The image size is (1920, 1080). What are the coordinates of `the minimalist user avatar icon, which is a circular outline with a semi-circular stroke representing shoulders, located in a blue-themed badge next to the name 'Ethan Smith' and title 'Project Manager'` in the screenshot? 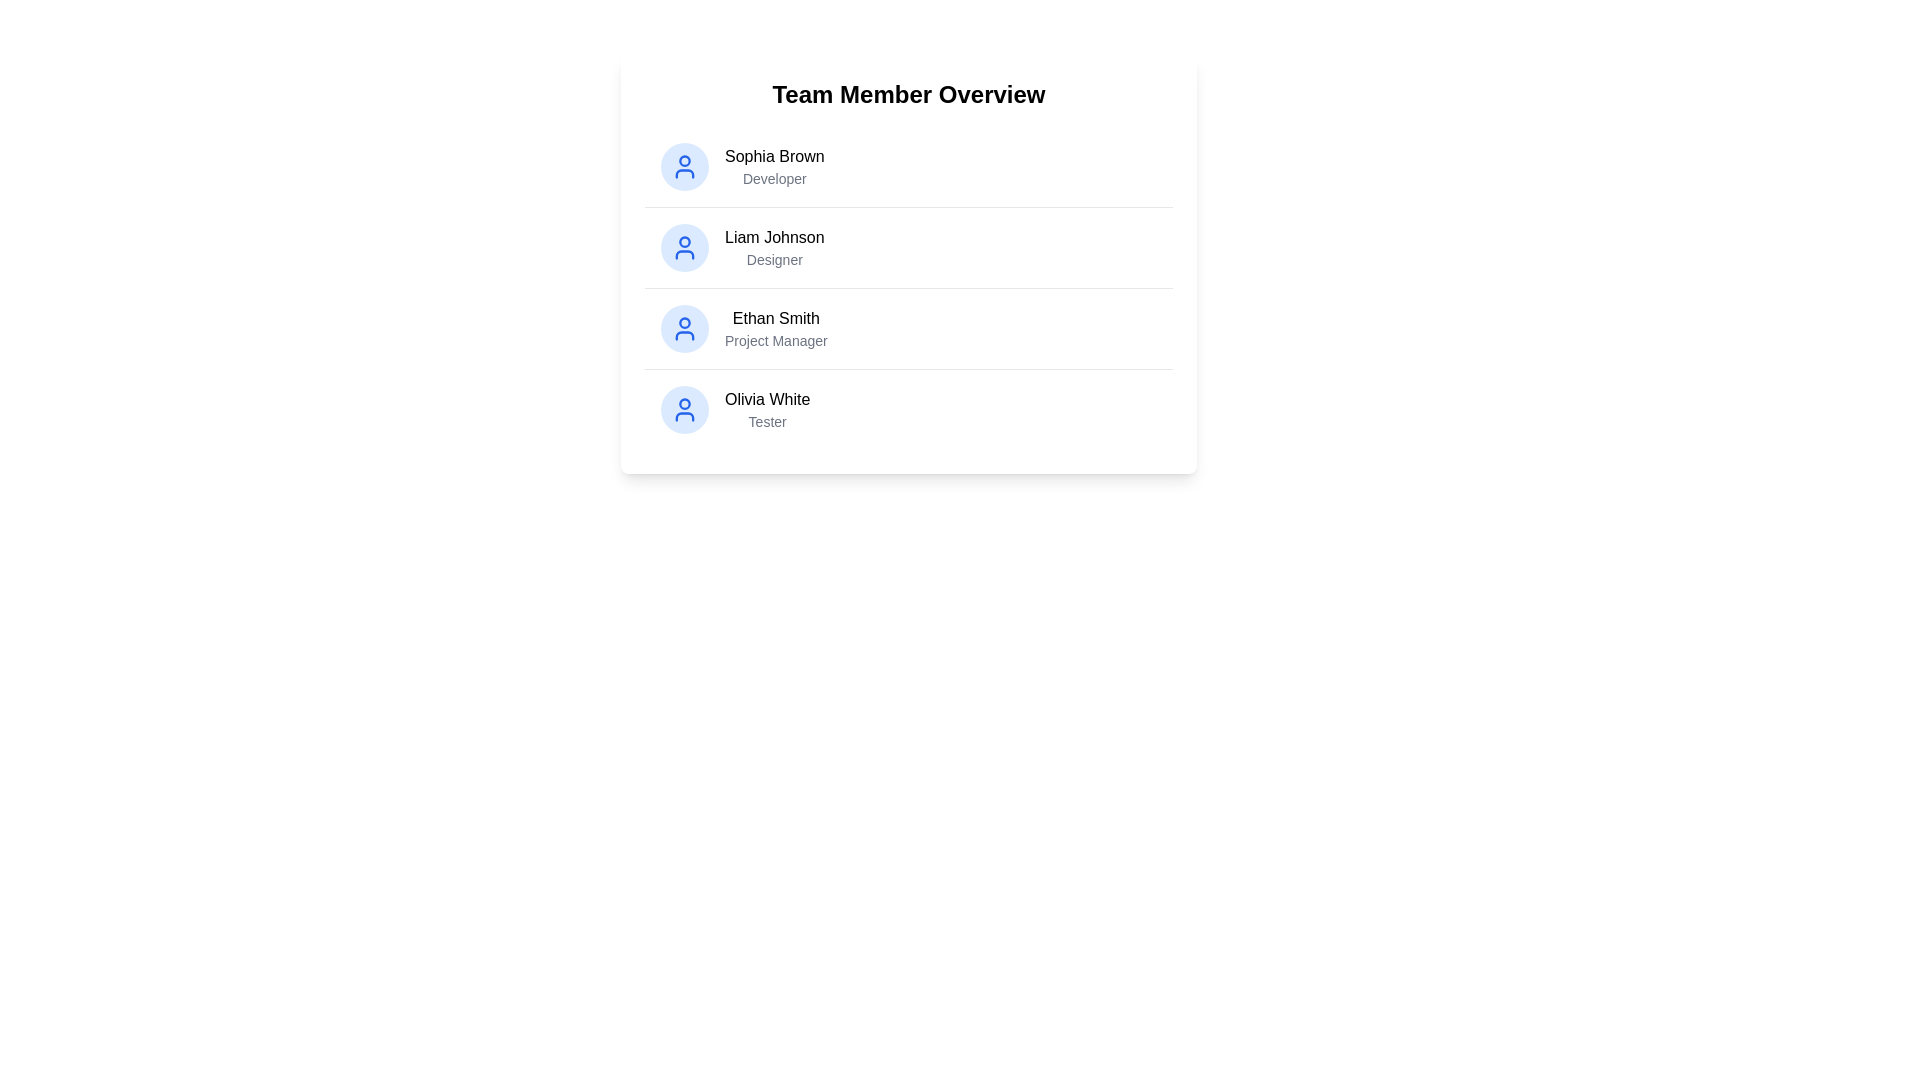 It's located at (685, 327).